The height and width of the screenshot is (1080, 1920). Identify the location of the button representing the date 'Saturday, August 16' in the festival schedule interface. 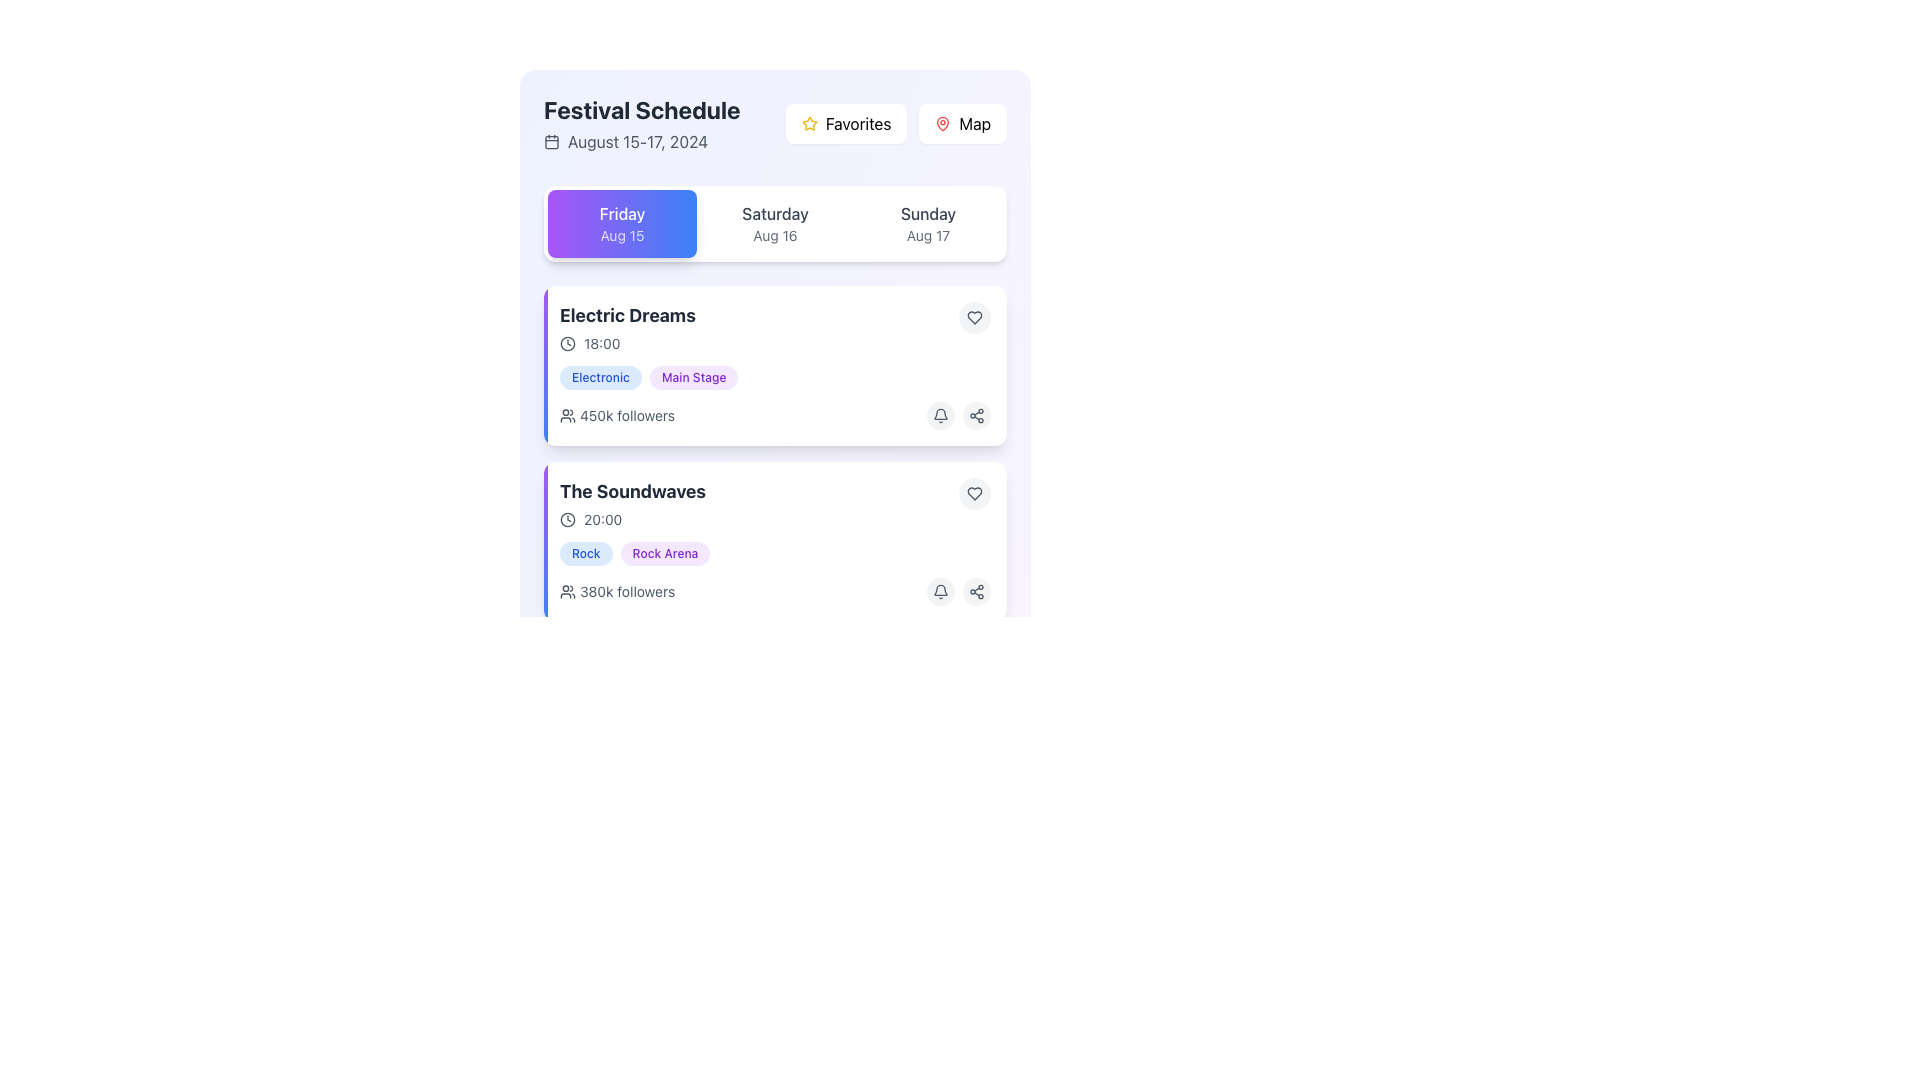
(774, 223).